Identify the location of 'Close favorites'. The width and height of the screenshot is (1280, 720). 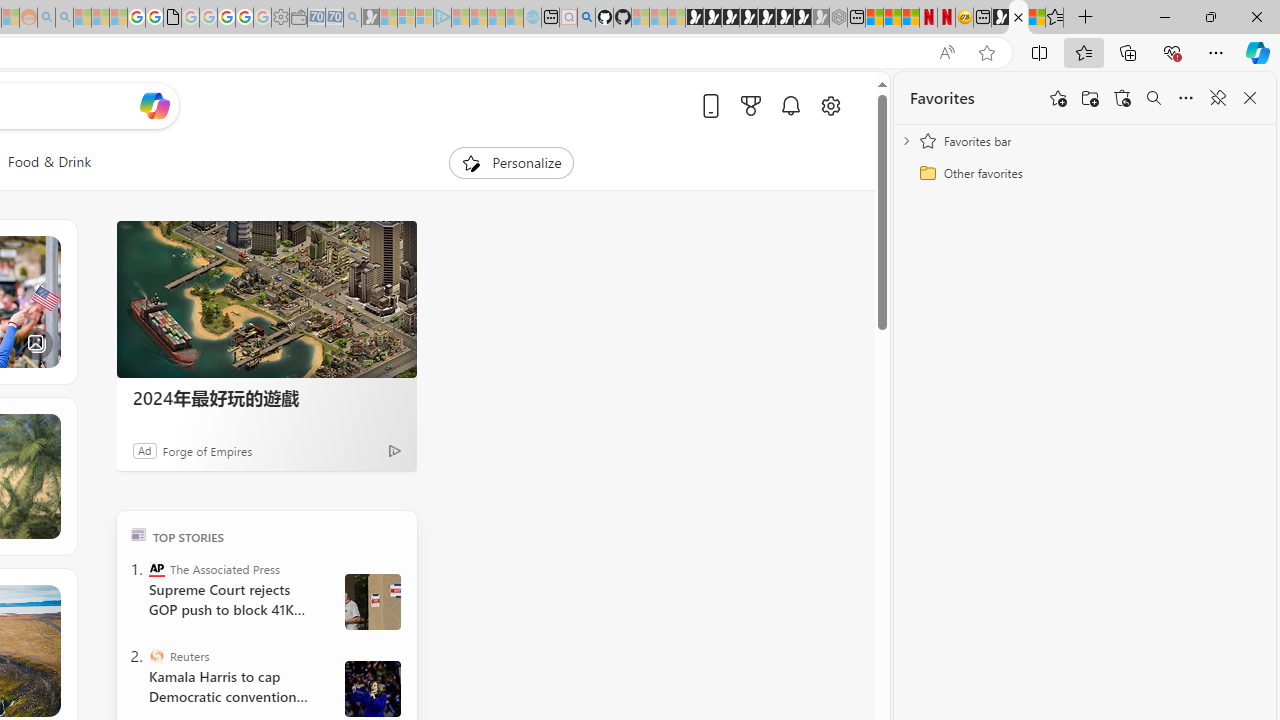
(1249, 98).